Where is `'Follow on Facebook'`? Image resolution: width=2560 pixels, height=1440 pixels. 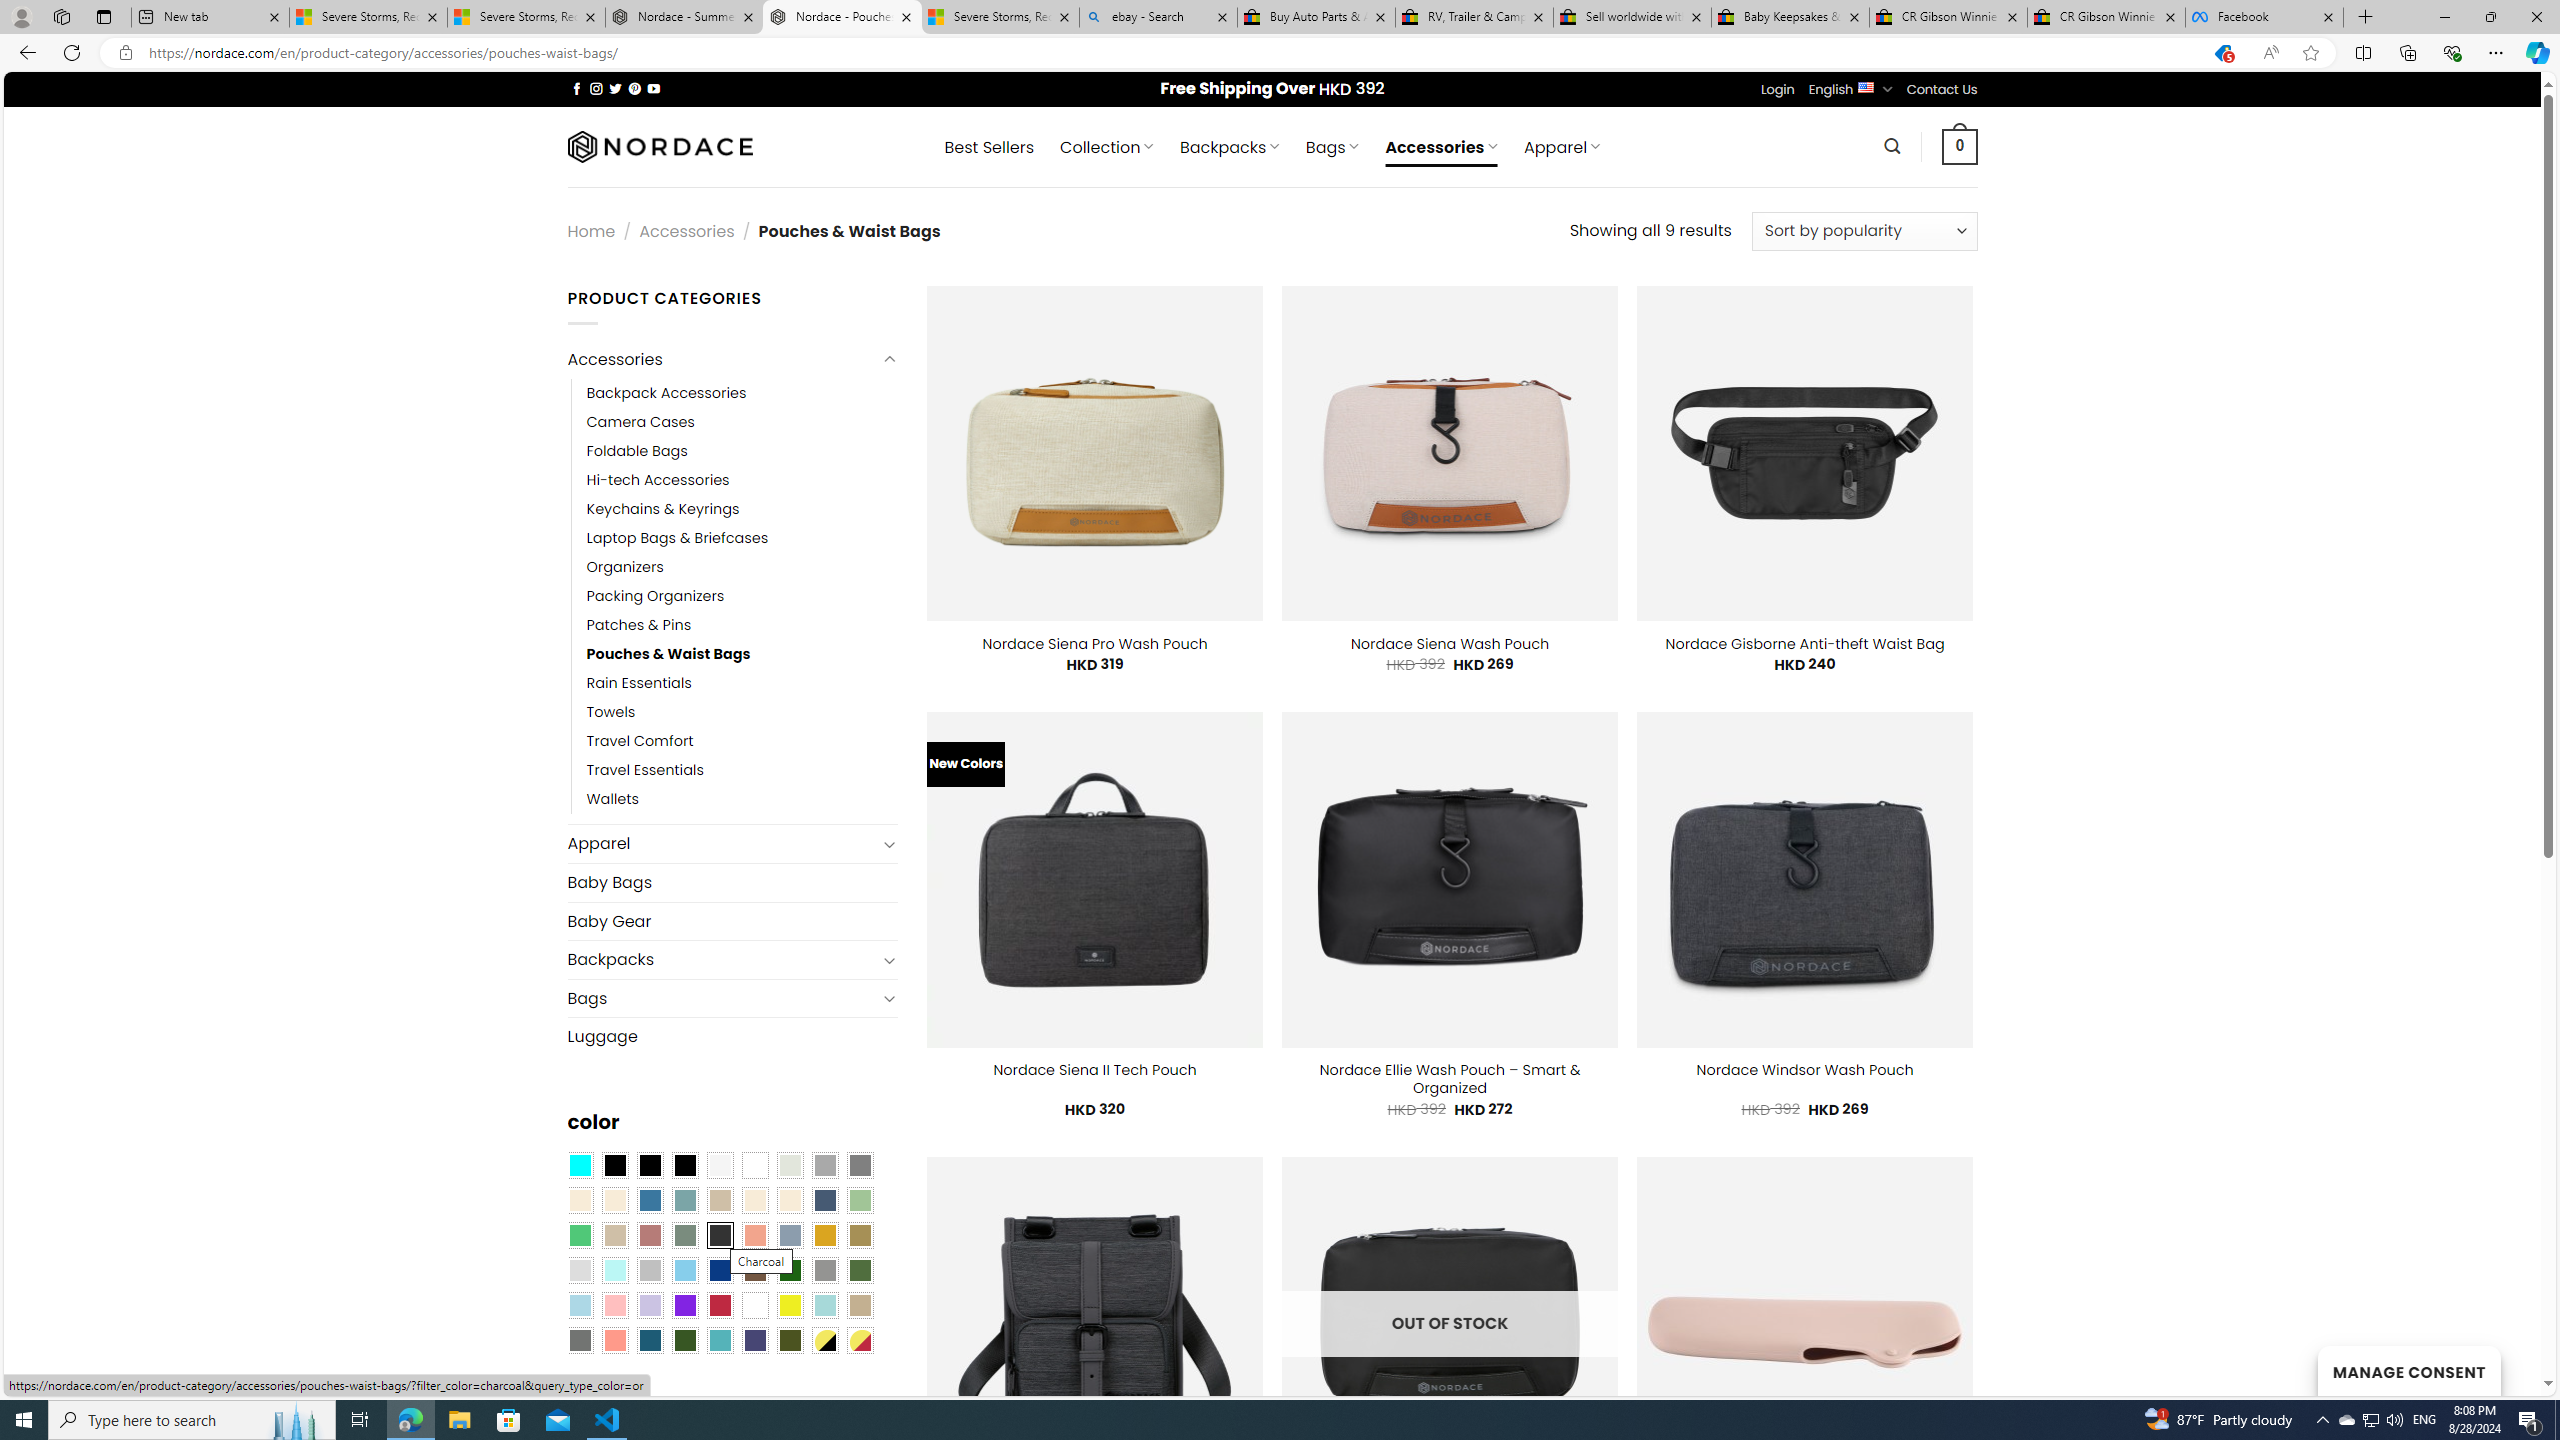 'Follow on Facebook' is located at coordinates (576, 88).